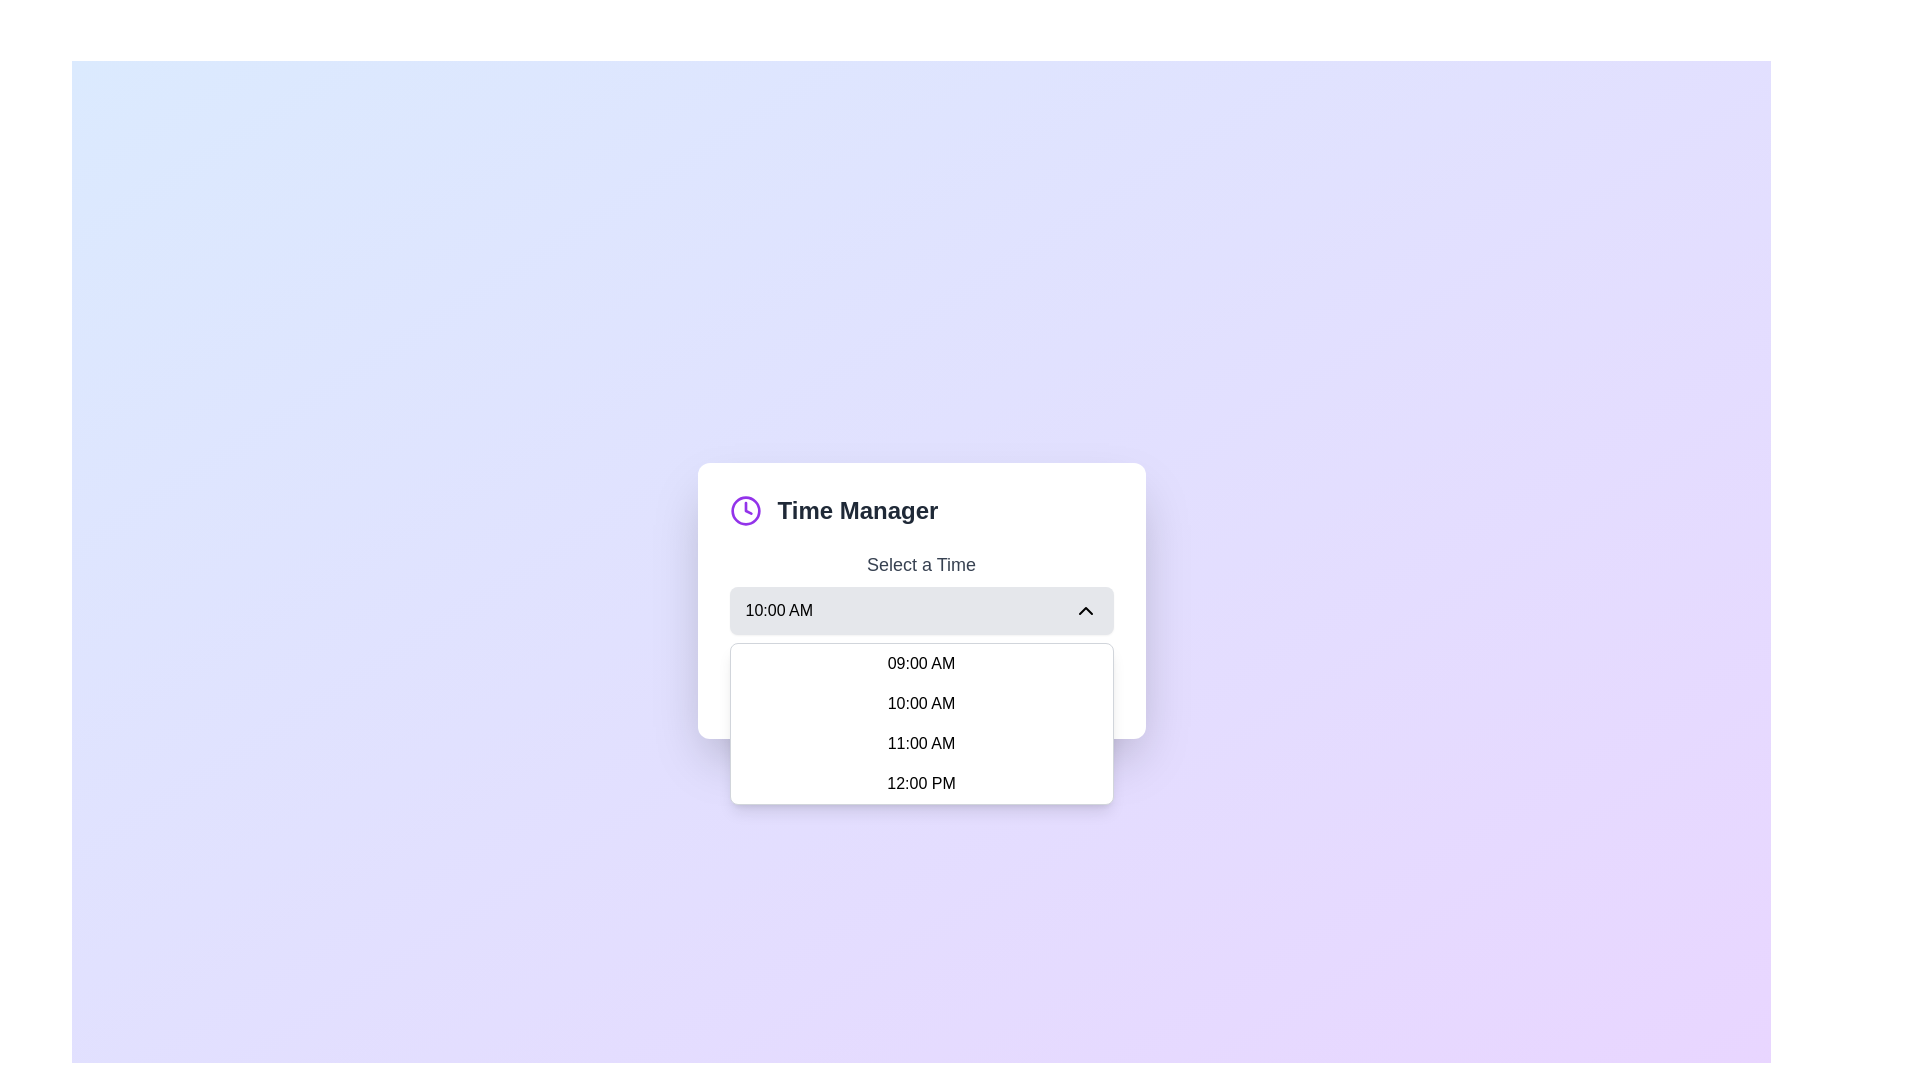 This screenshot has height=1080, width=1920. What do you see at coordinates (920, 609) in the screenshot?
I see `the dropdown button displaying '10:00 AM'` at bounding box center [920, 609].